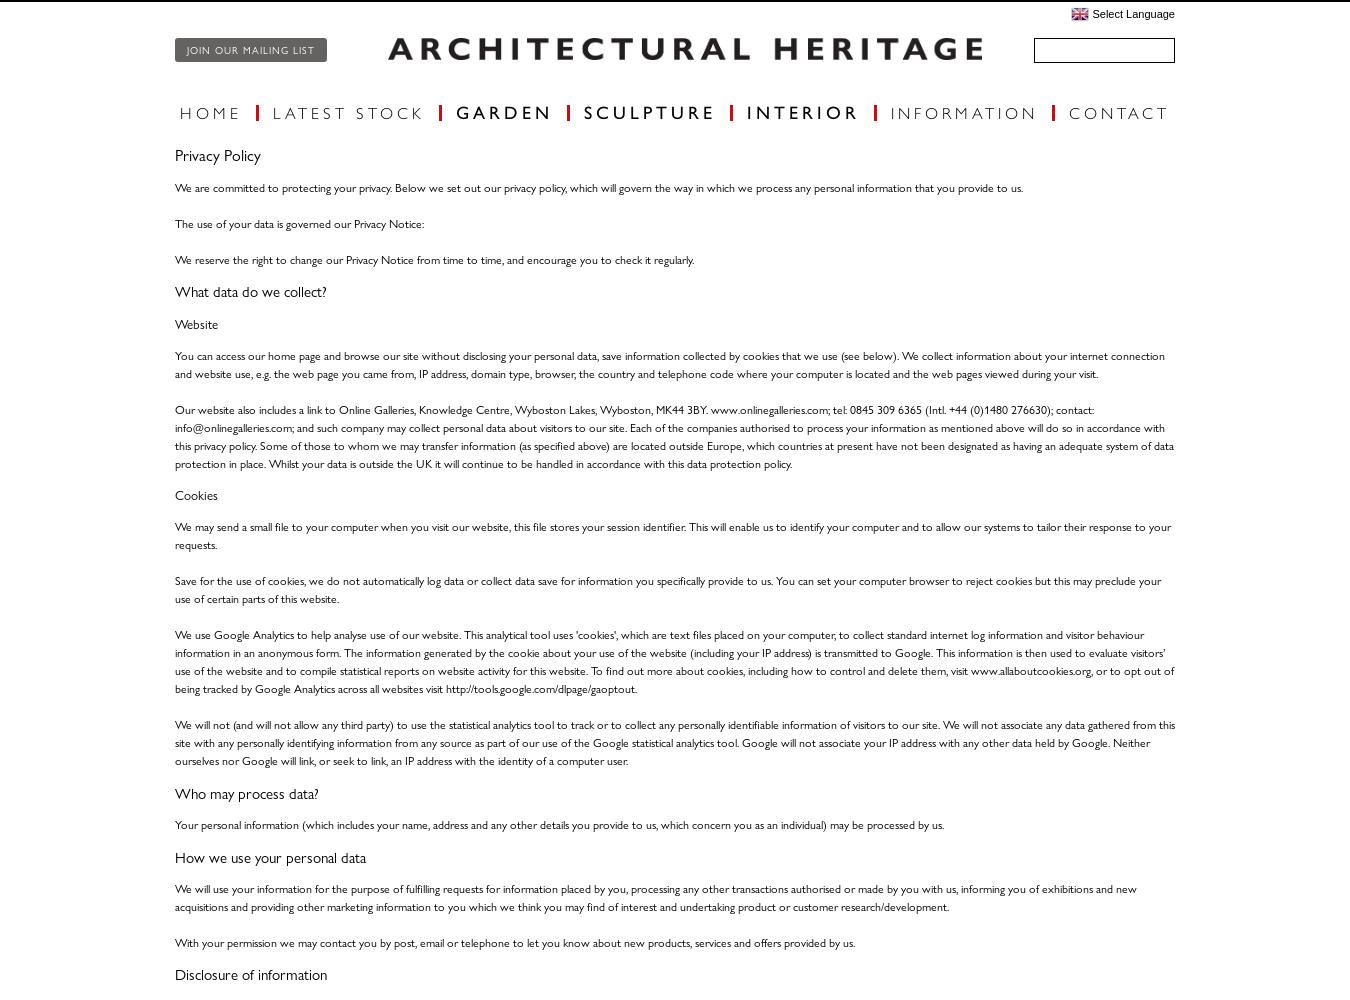 Image resolution: width=1350 pixels, height=1000 pixels. Describe the element at coordinates (446, 688) in the screenshot. I see `'http://tools.google.com/dlpage/gaoptout'` at that location.